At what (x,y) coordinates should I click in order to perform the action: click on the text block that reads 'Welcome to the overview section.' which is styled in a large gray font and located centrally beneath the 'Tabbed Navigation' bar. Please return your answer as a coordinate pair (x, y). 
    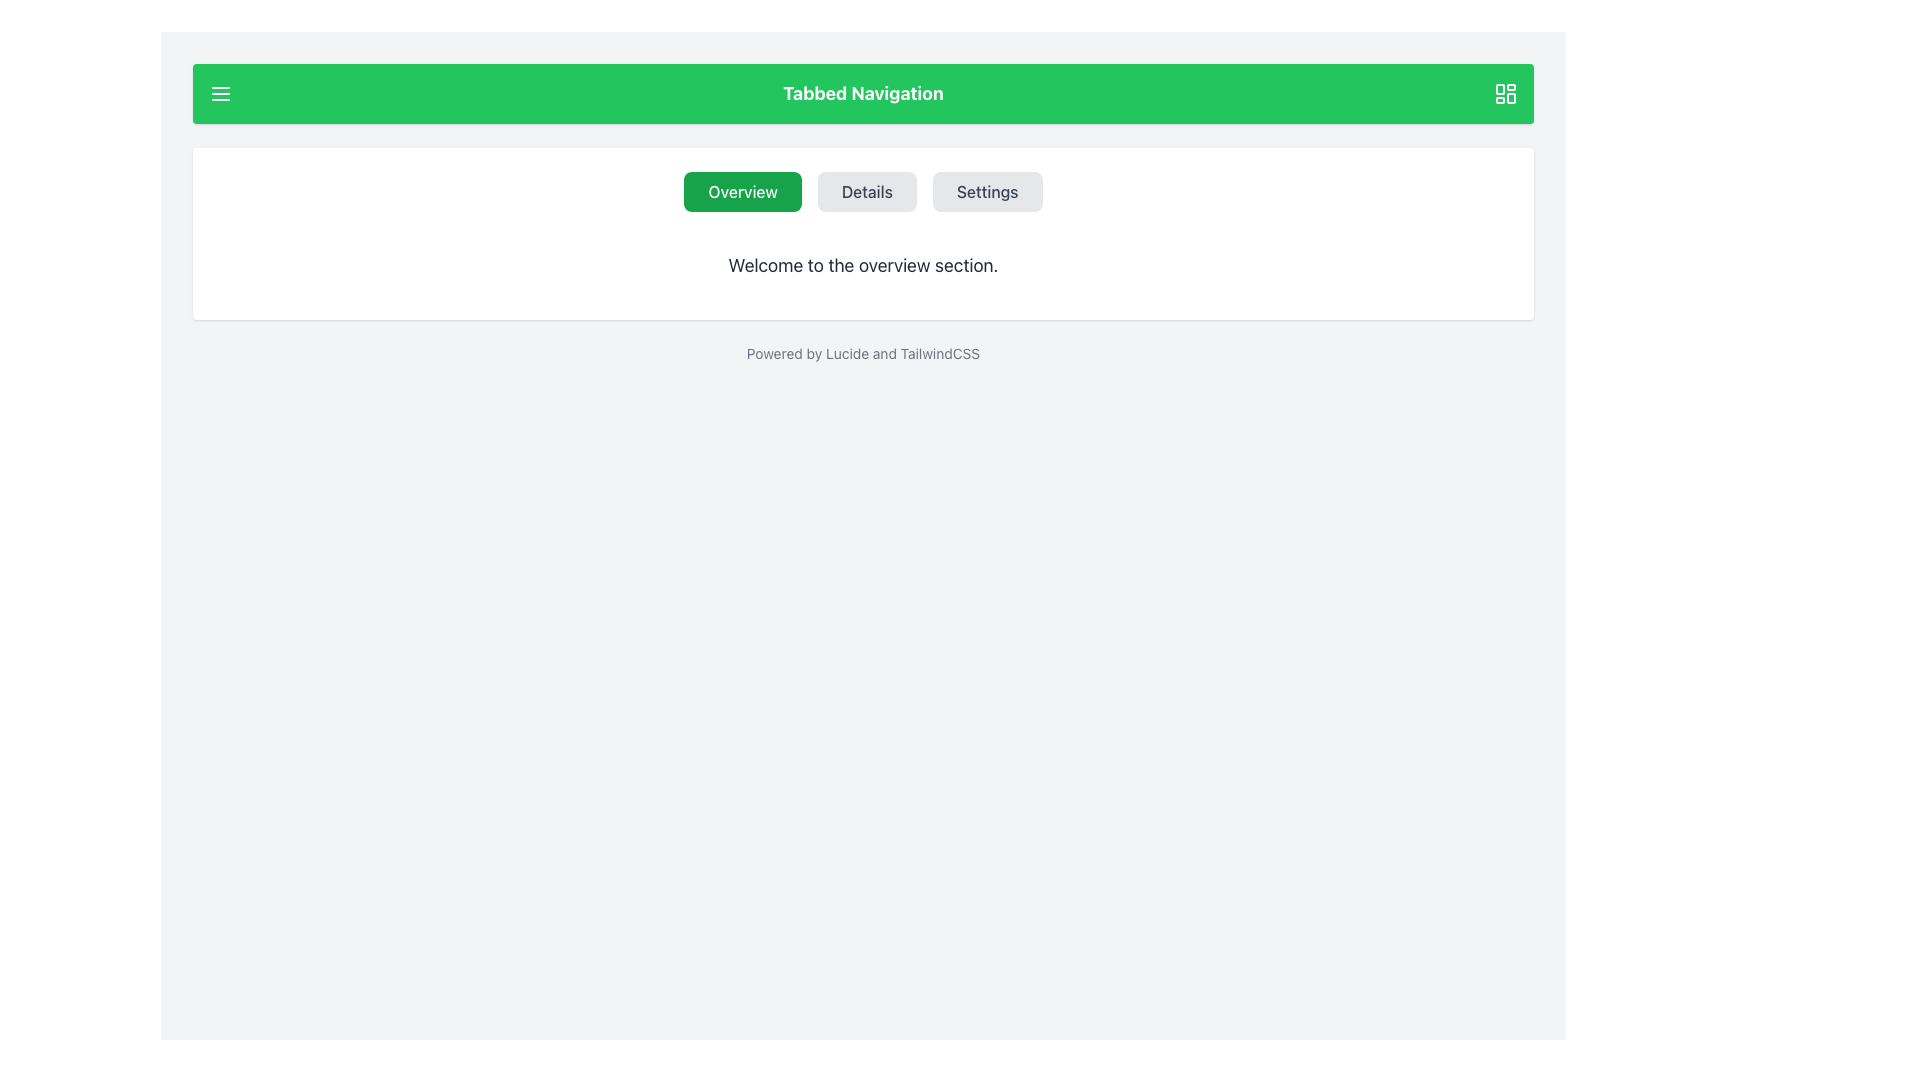
    Looking at the image, I should click on (863, 265).